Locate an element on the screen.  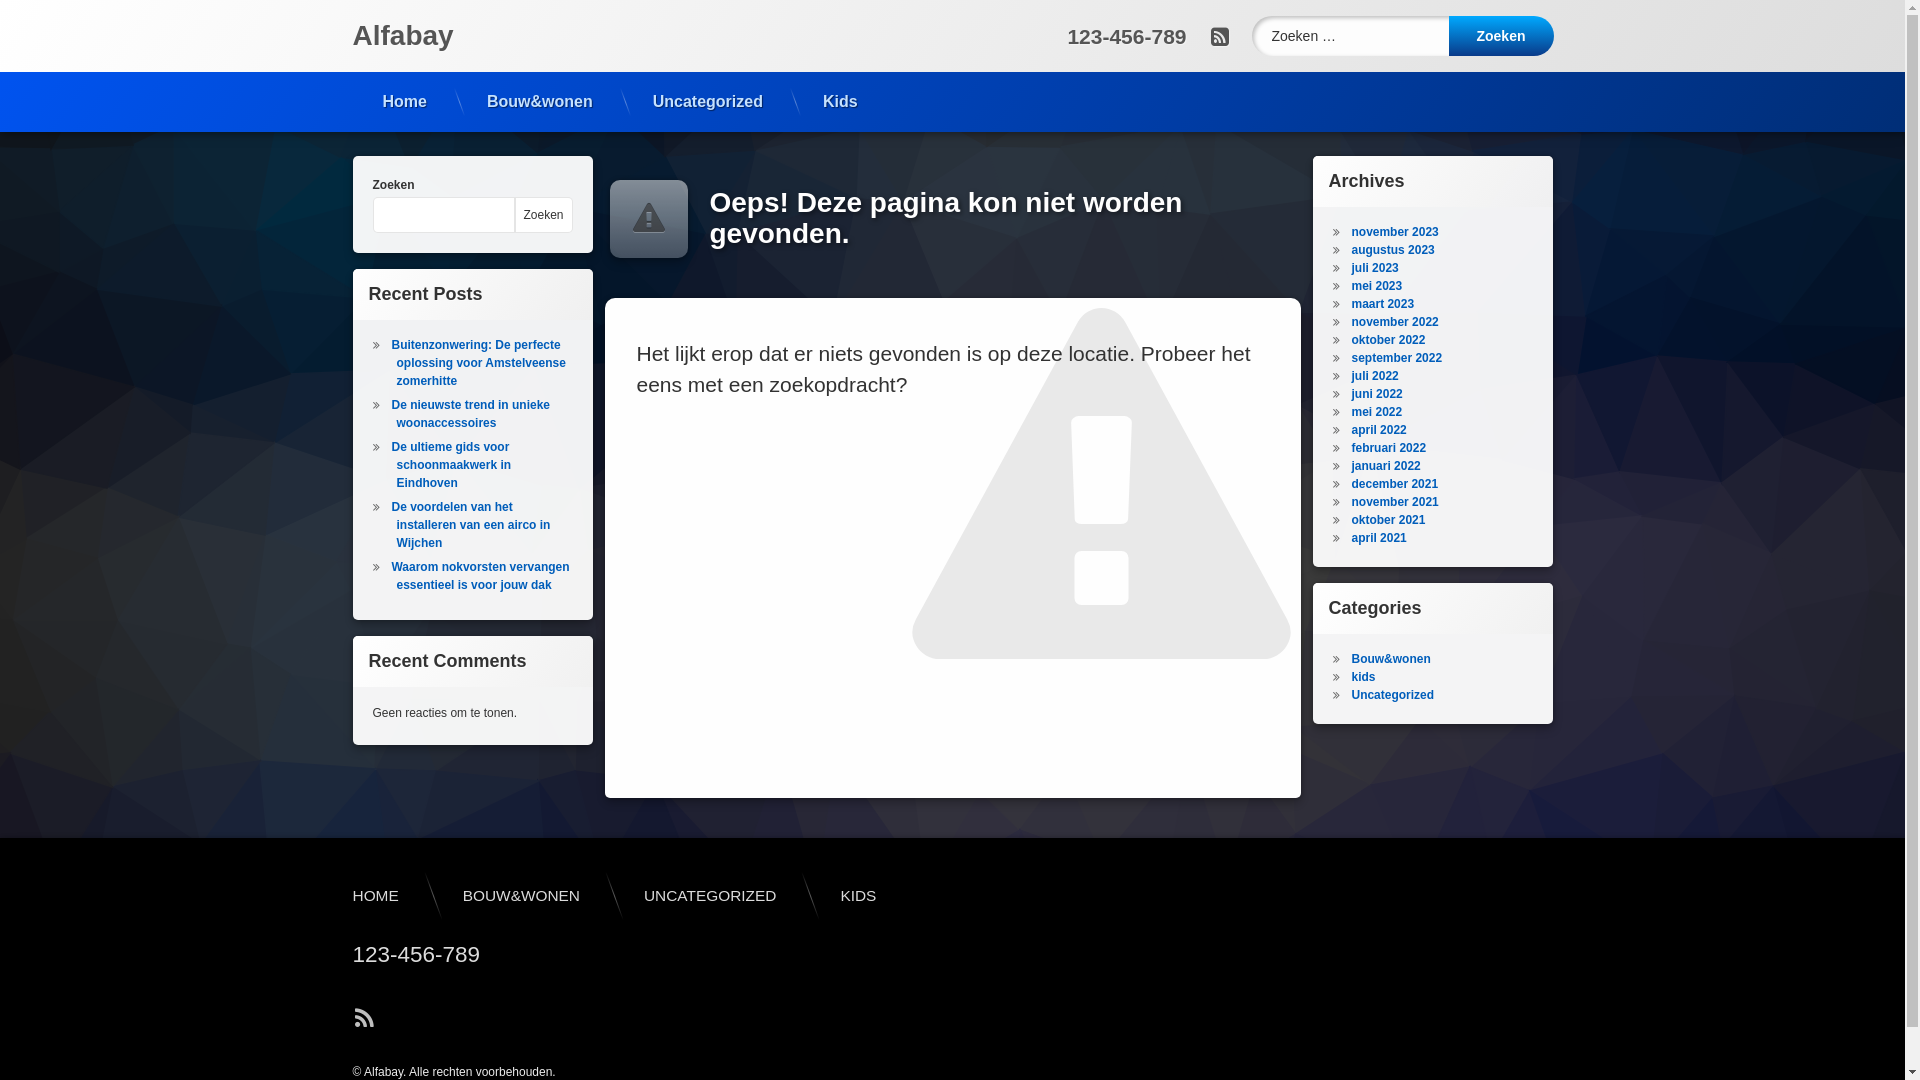
'Home' is located at coordinates (402, 101).